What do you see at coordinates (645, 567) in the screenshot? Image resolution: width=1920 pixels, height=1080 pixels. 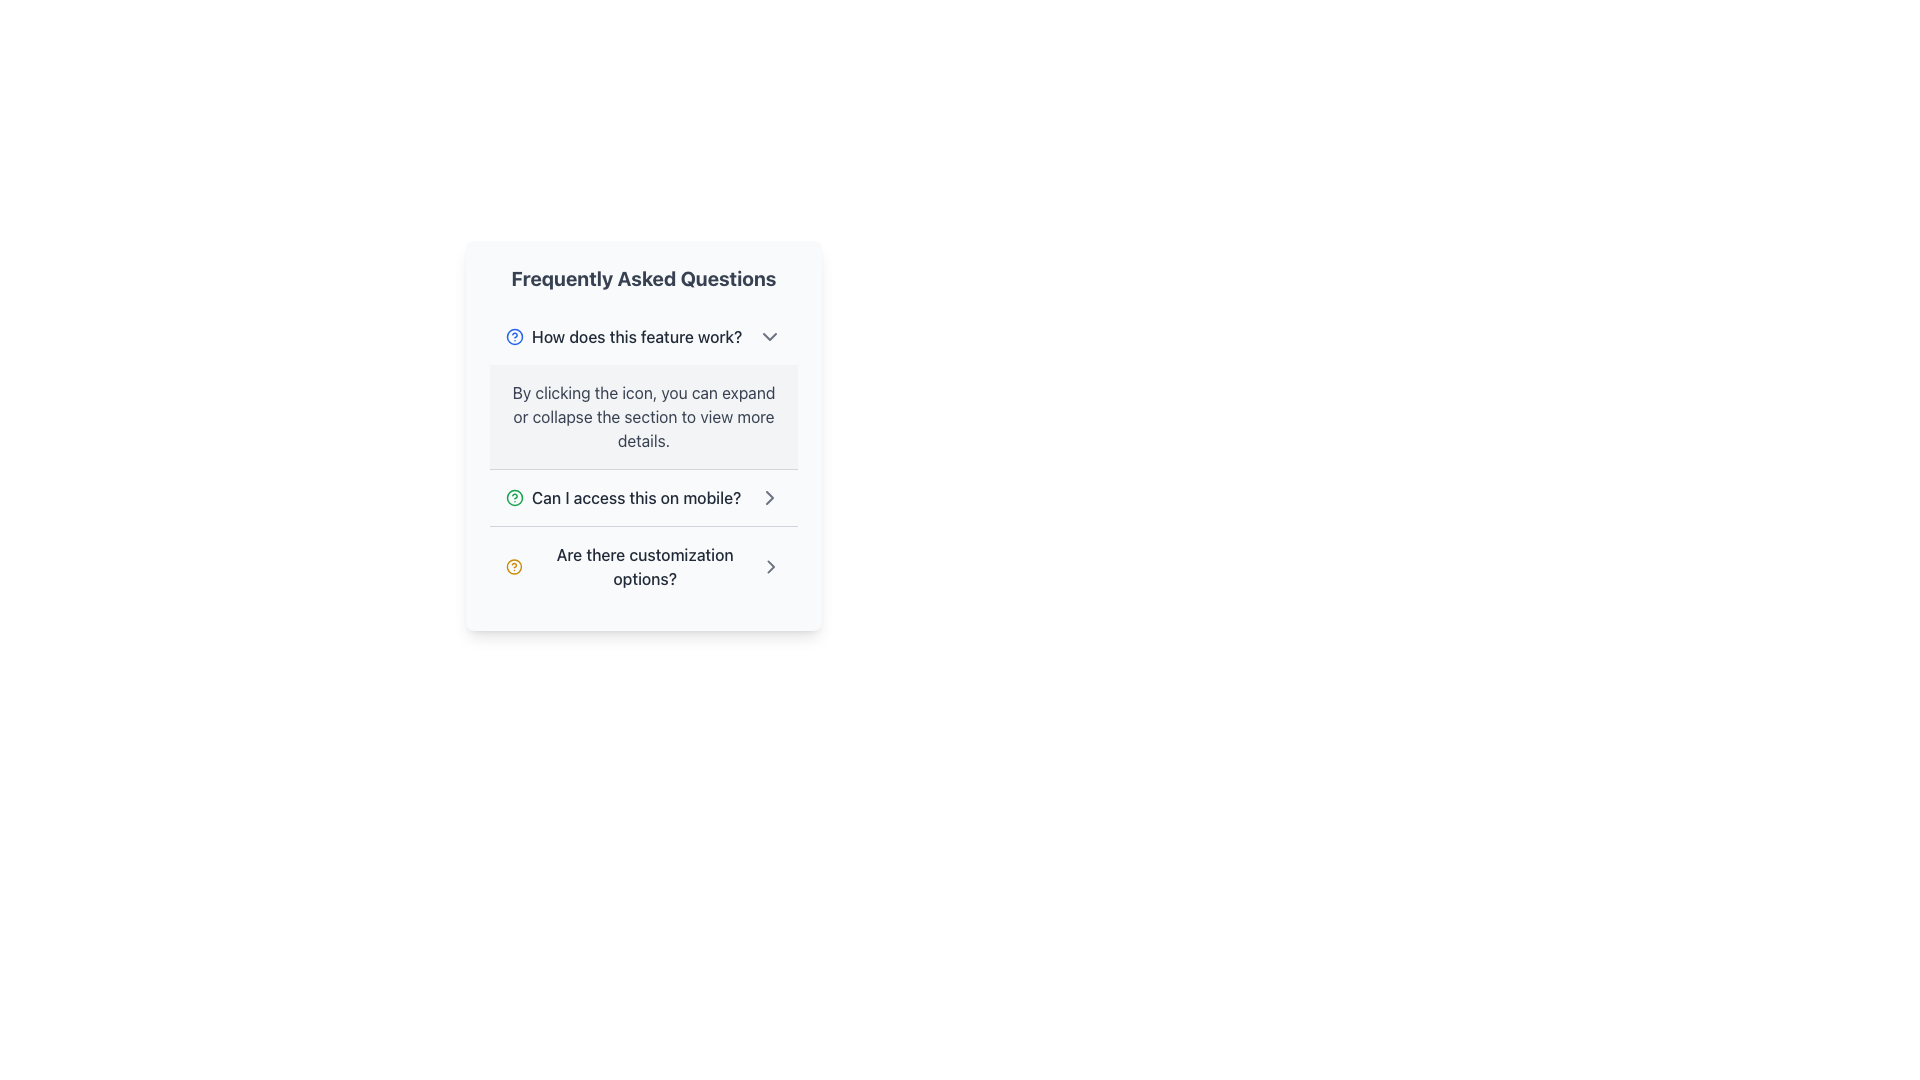 I see `the text label that inquires about customization options, located in the FAQ section as the last question after 'Can I access this on mobile?'` at bounding box center [645, 567].